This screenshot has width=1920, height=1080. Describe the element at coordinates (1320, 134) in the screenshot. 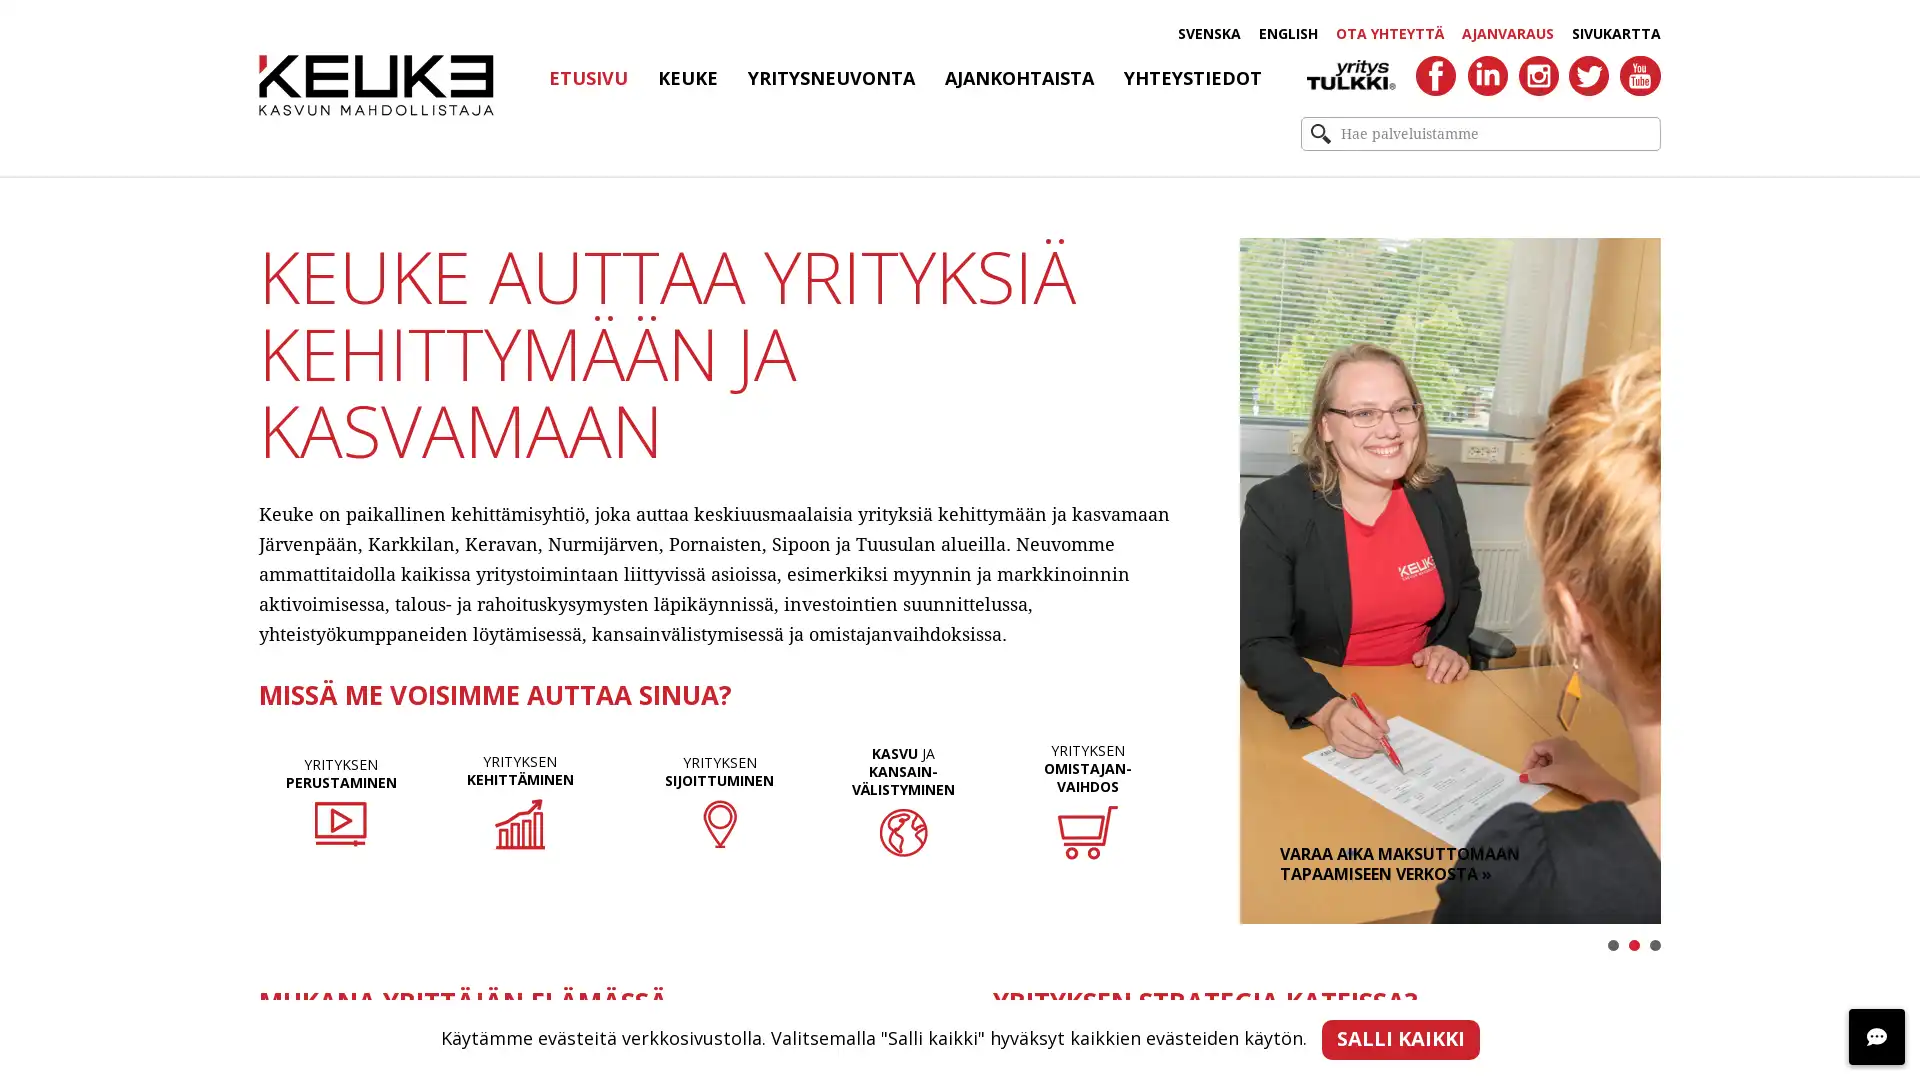

I see `Hae palveluistamme` at that location.